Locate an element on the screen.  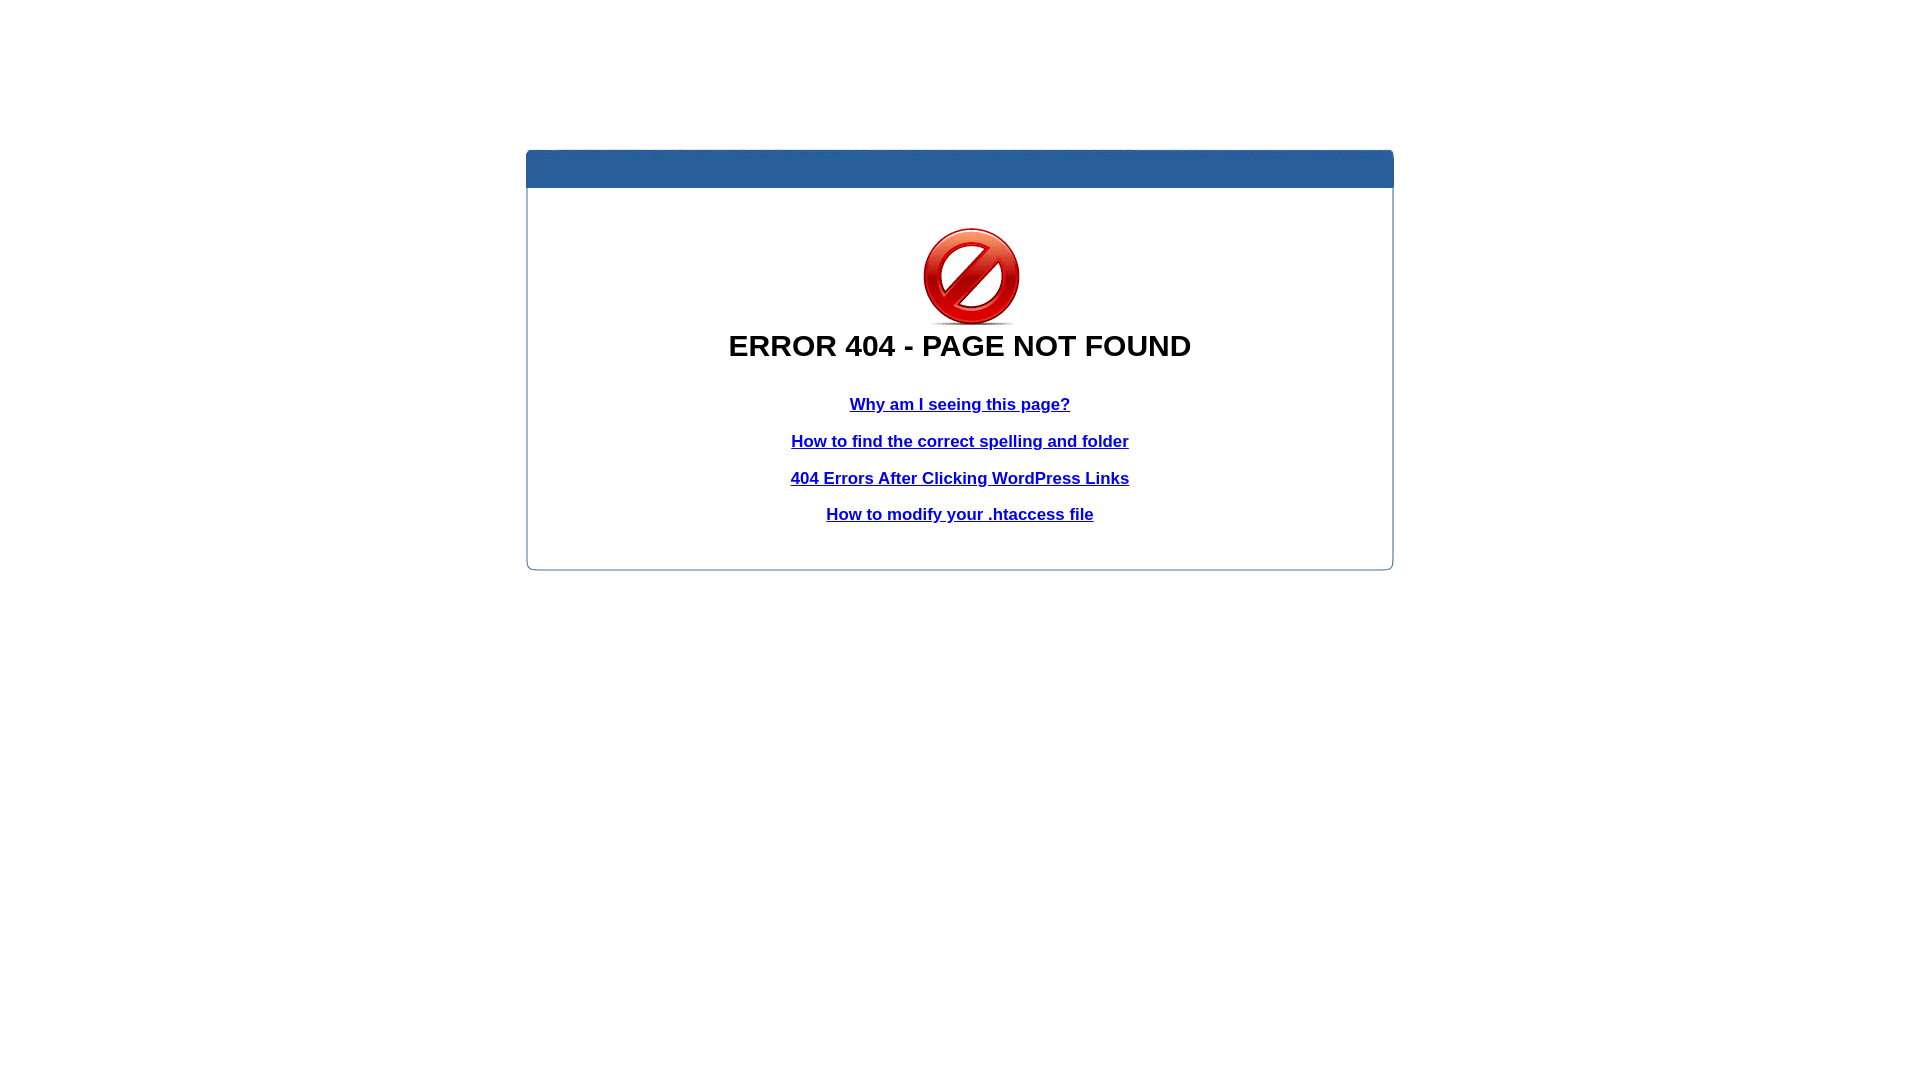
'Why am I seeing this page?' is located at coordinates (960, 404).